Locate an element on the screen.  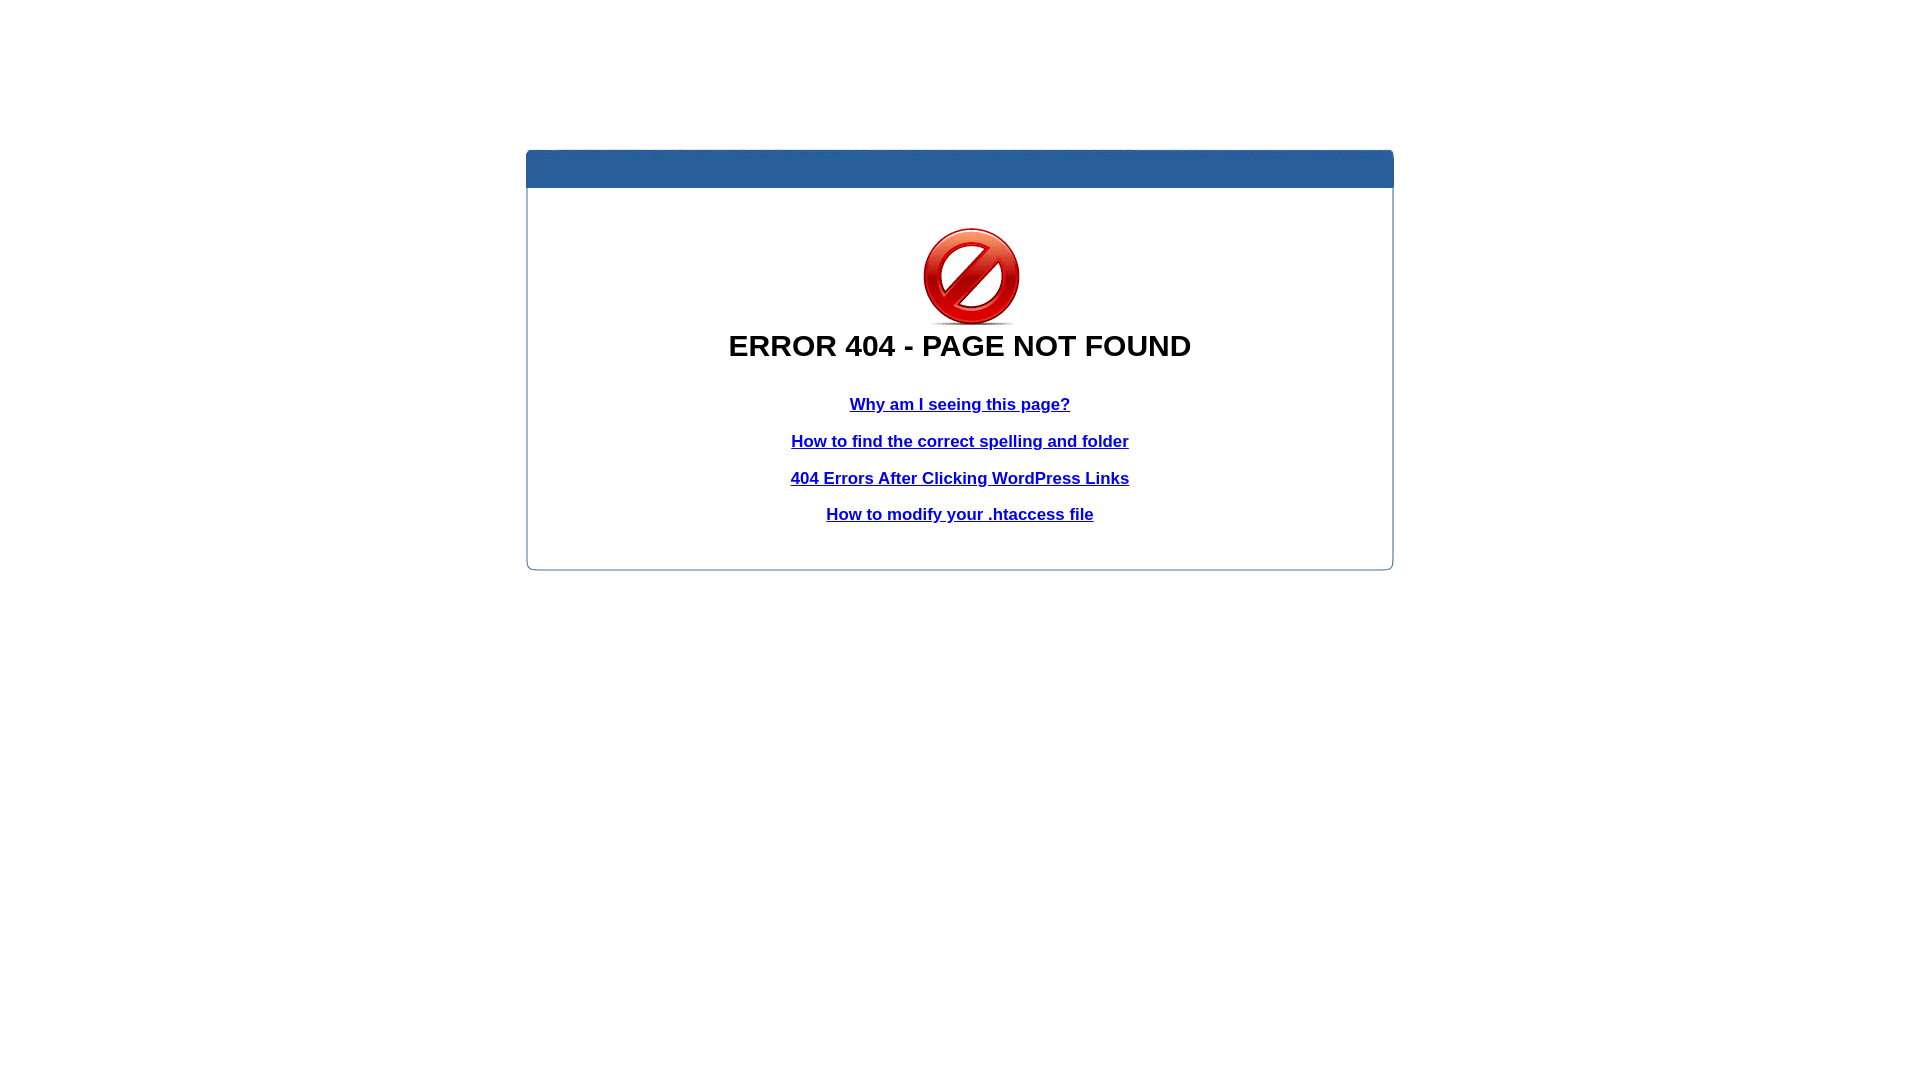
'Why am I seeing this page?' is located at coordinates (960, 404).